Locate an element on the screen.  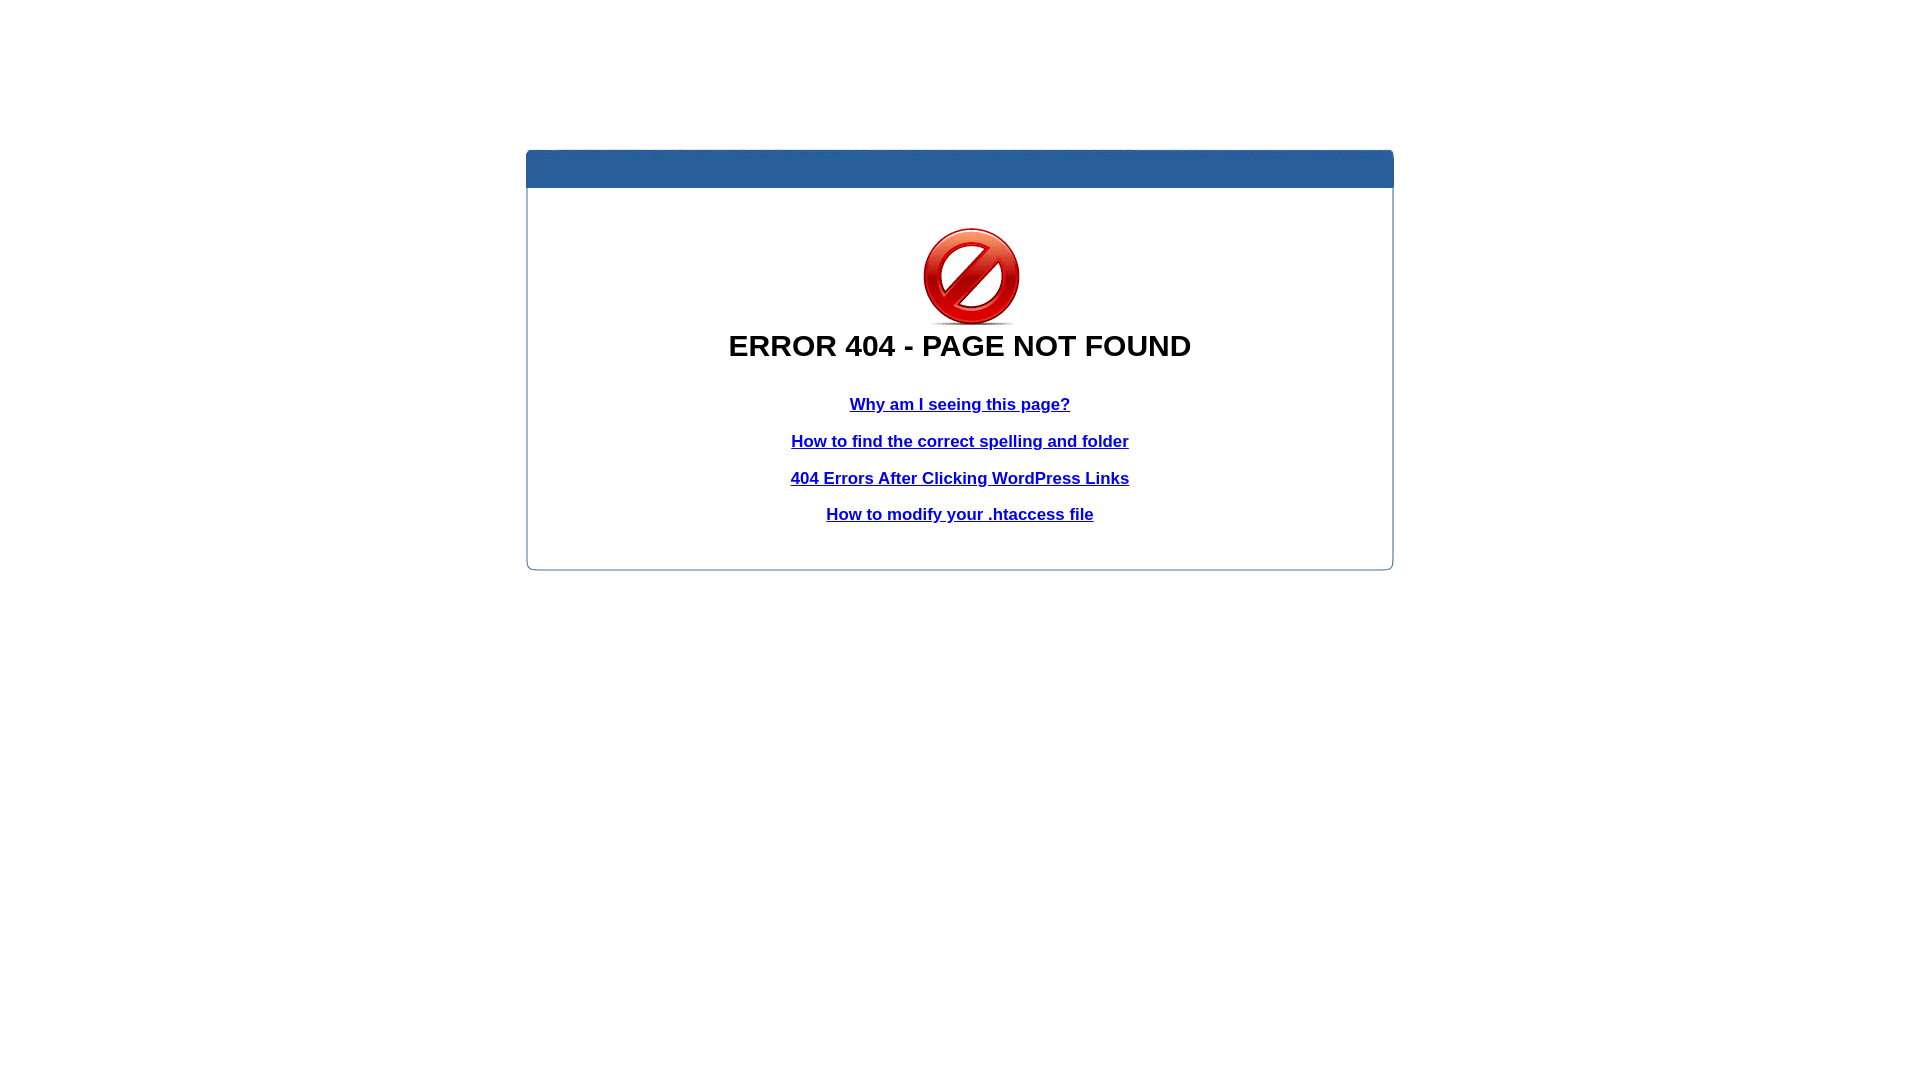
'Why am I seeing this page?' is located at coordinates (960, 404).